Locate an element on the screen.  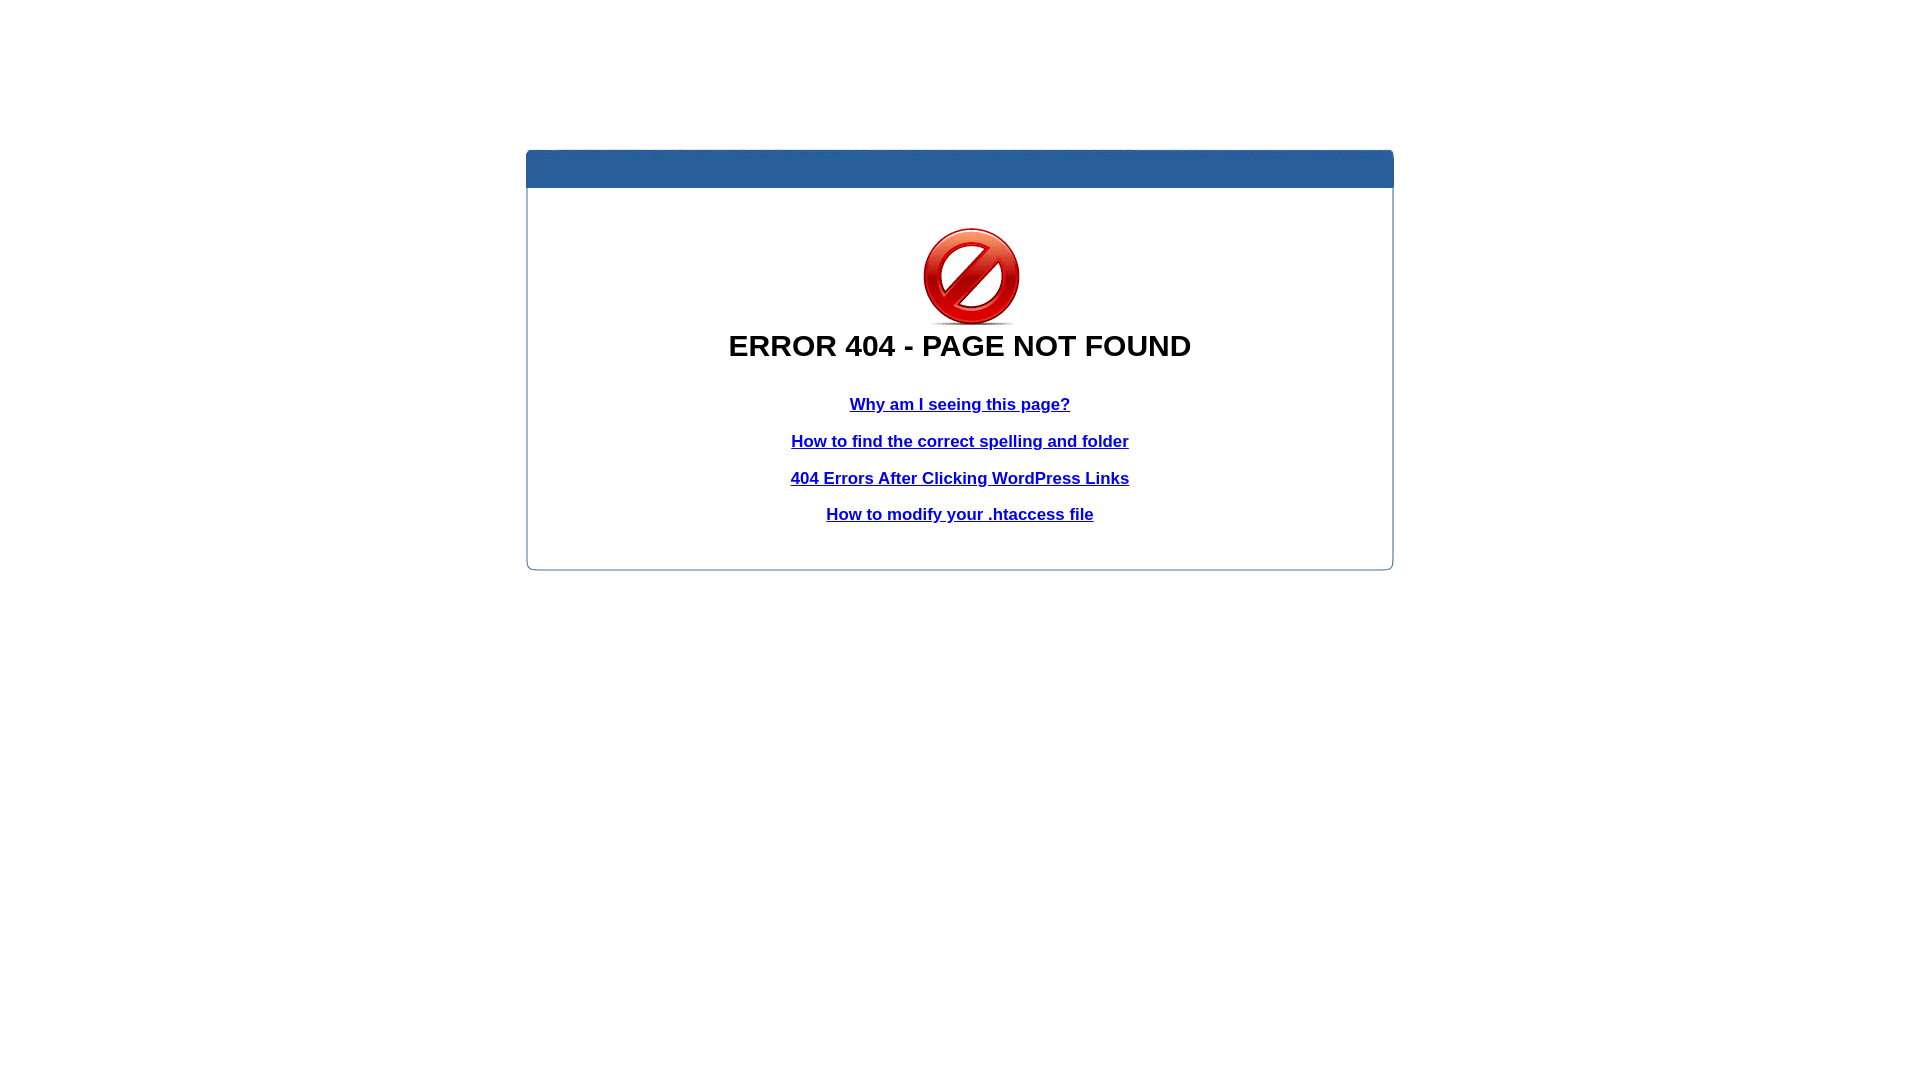
'Why am I seeing this page?' is located at coordinates (960, 404).